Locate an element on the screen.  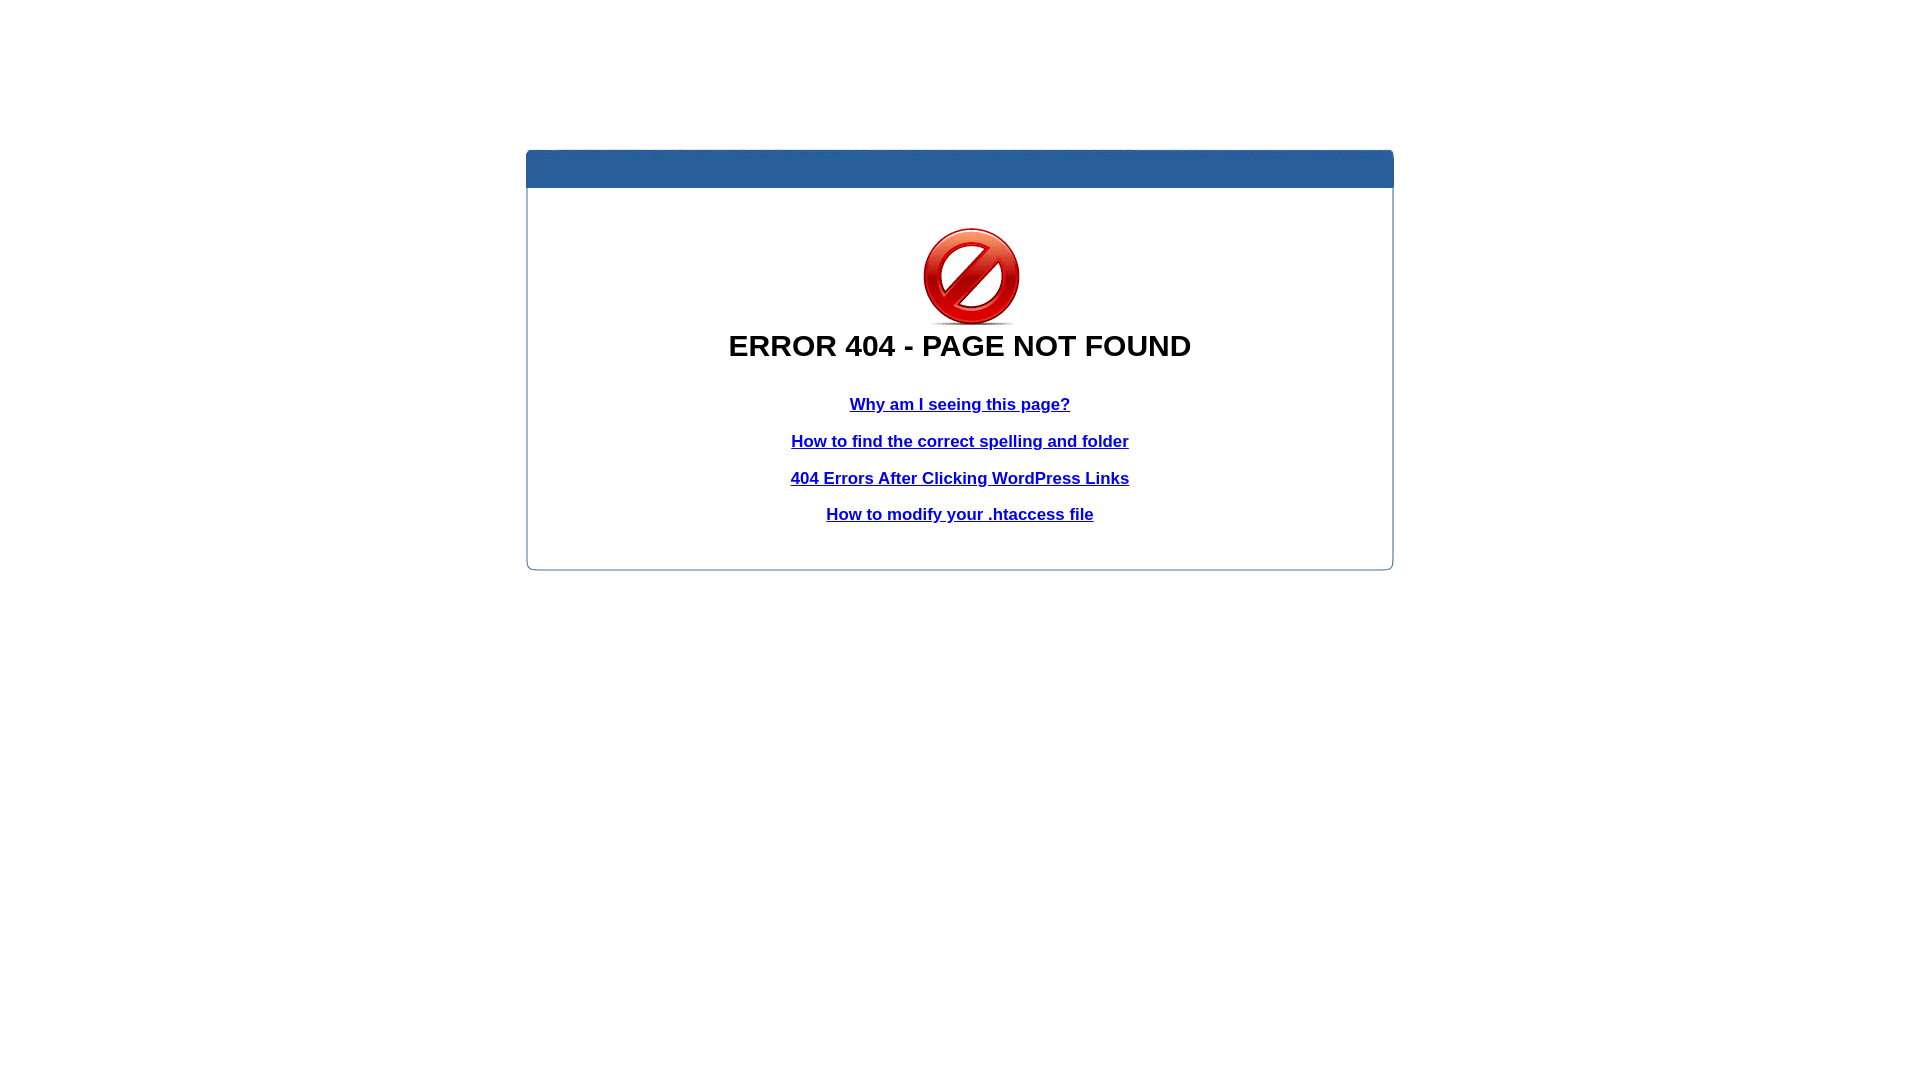
'Why am I seeing this page?' is located at coordinates (960, 404).